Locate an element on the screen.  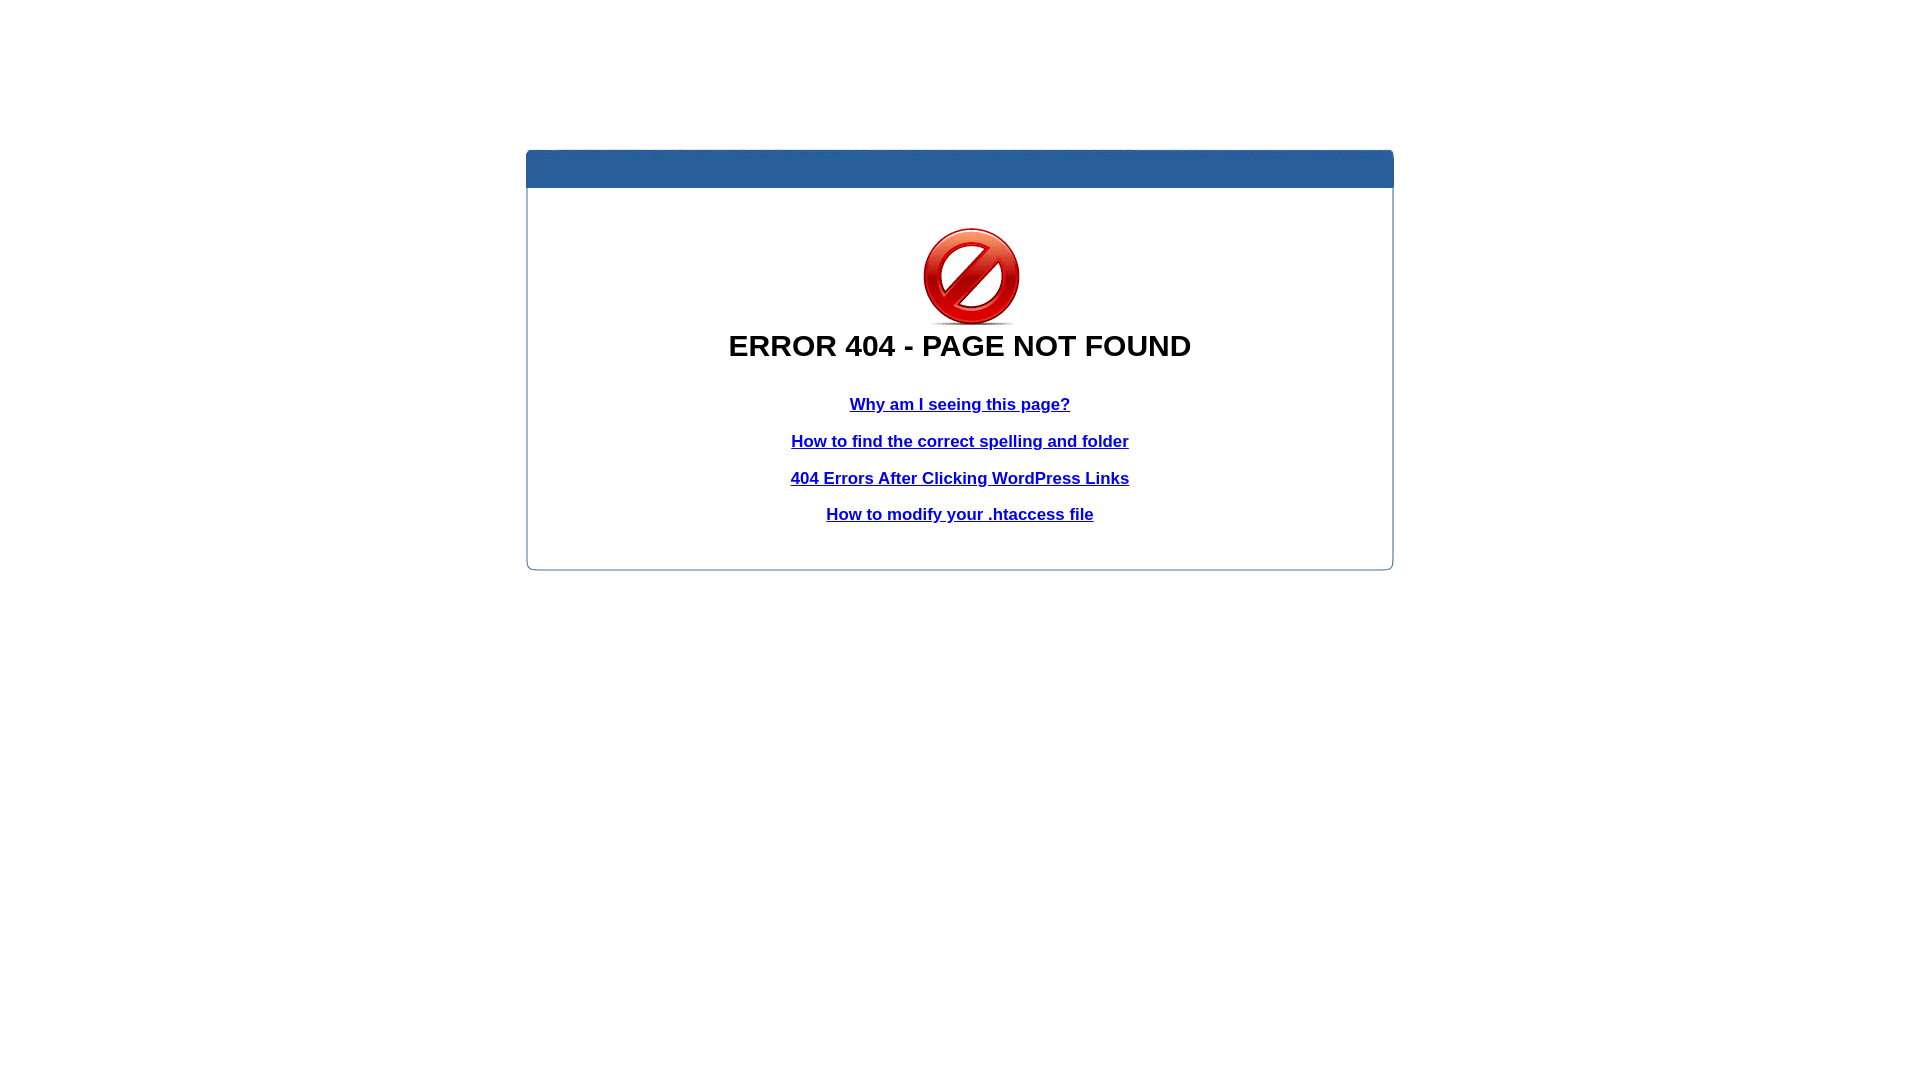
'Why am I seeing this page?' is located at coordinates (960, 404).